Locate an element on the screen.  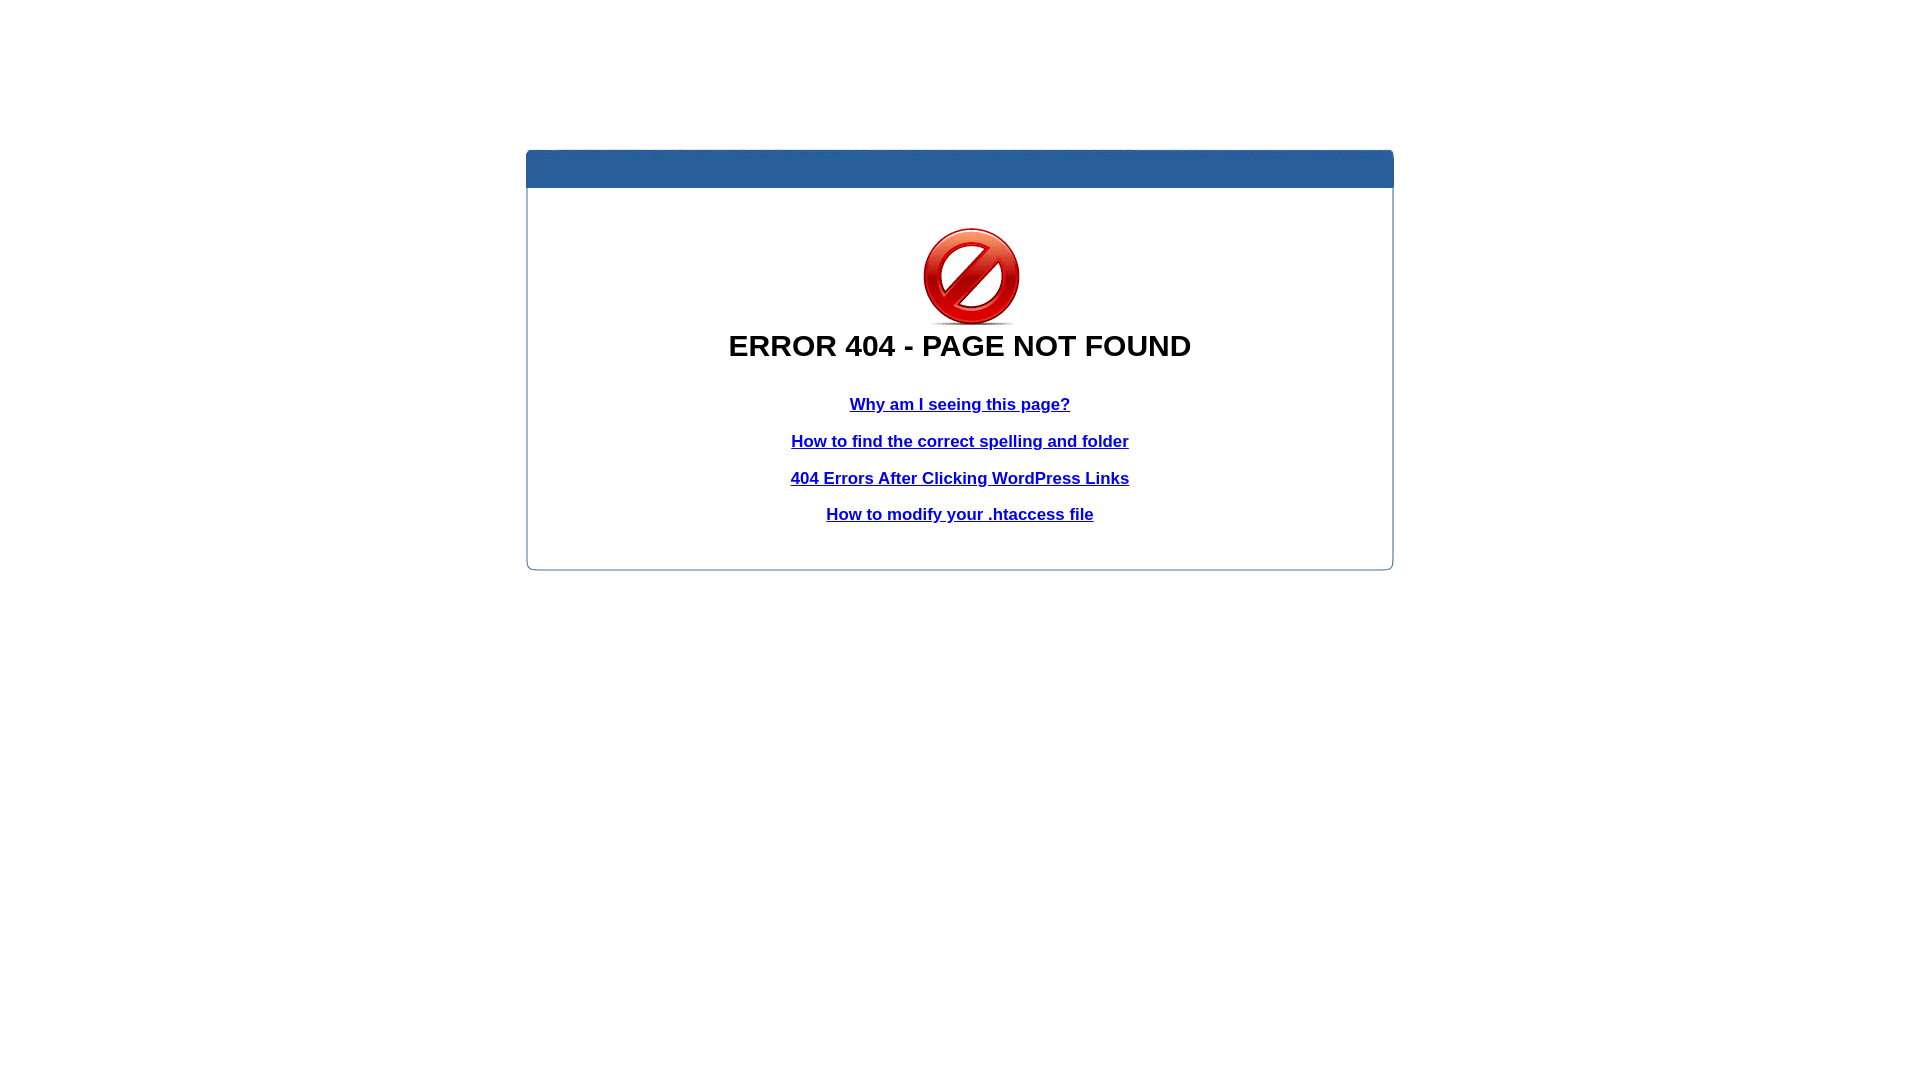
'Why am I seeing this page?' is located at coordinates (960, 404).